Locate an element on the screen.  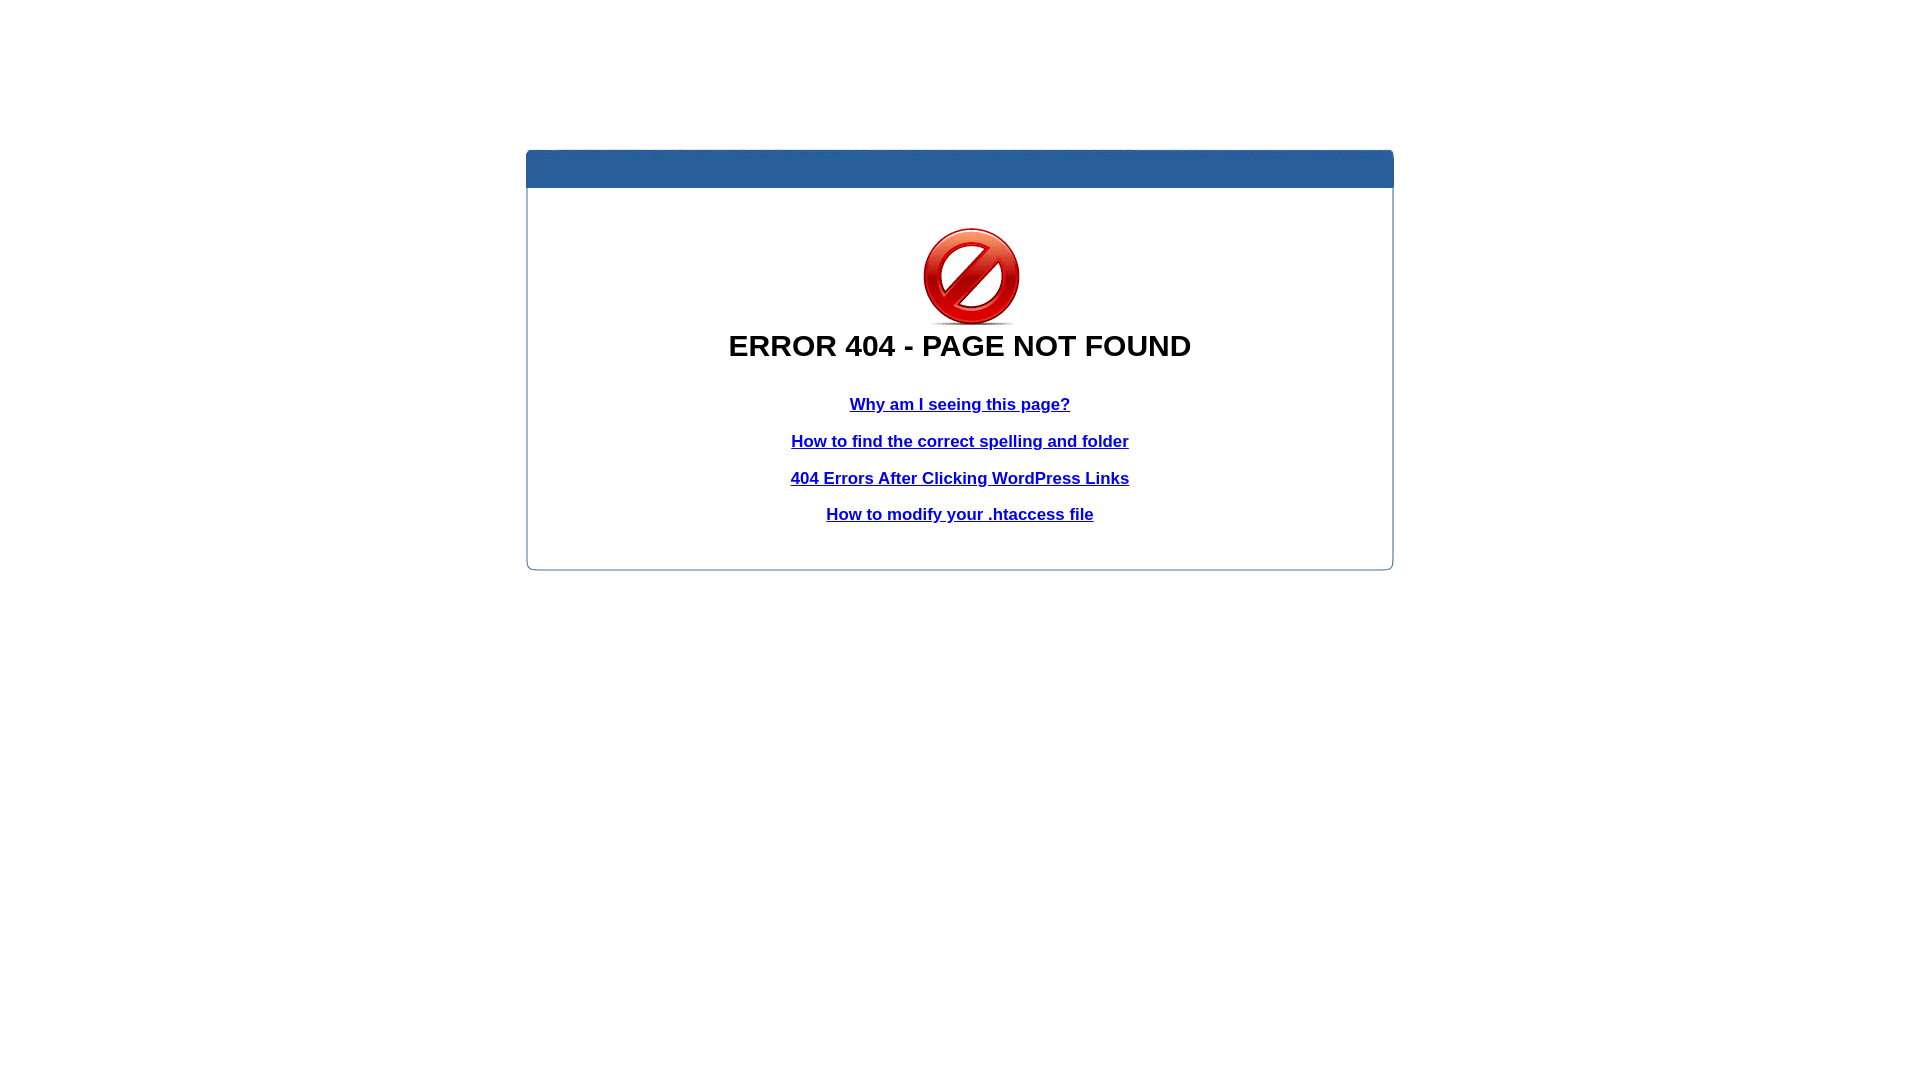
'Why am I seeing this page?' is located at coordinates (960, 404).